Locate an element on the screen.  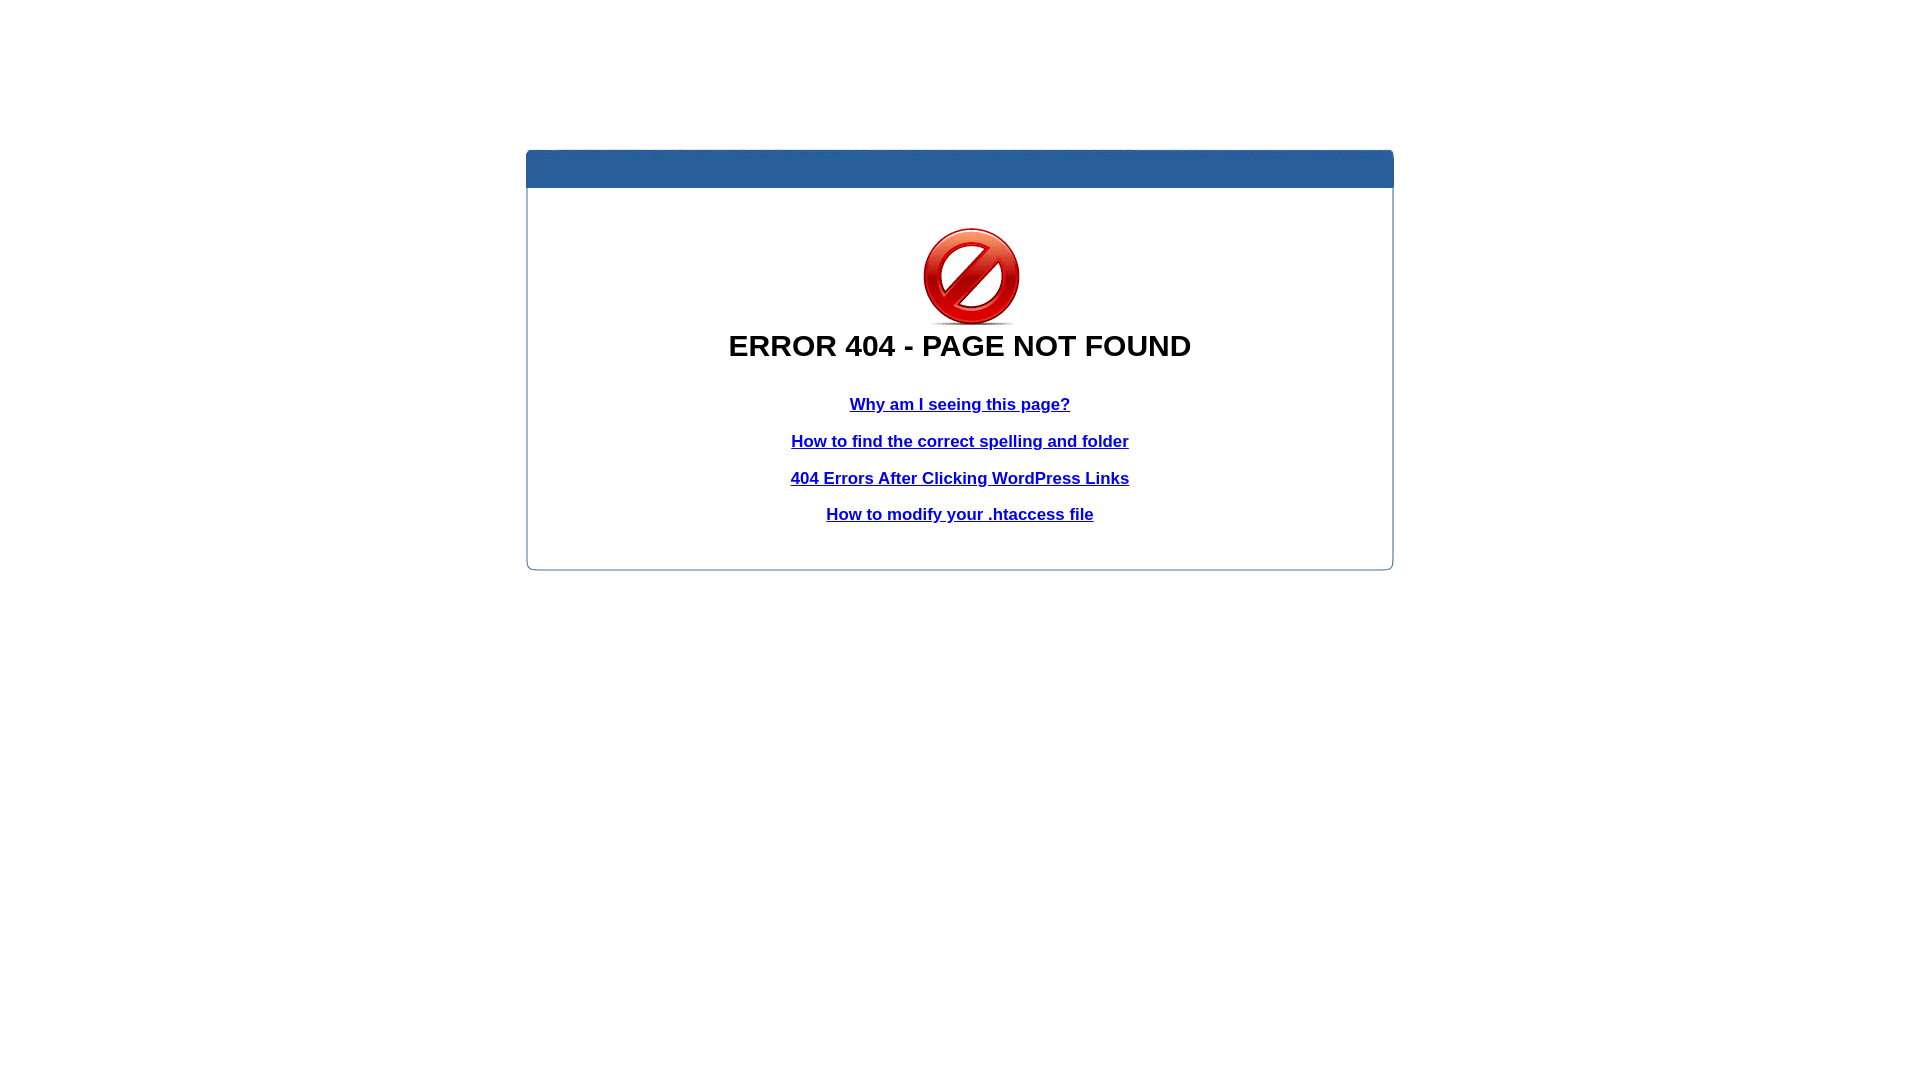
'Why am I seeing this page?' is located at coordinates (960, 404).